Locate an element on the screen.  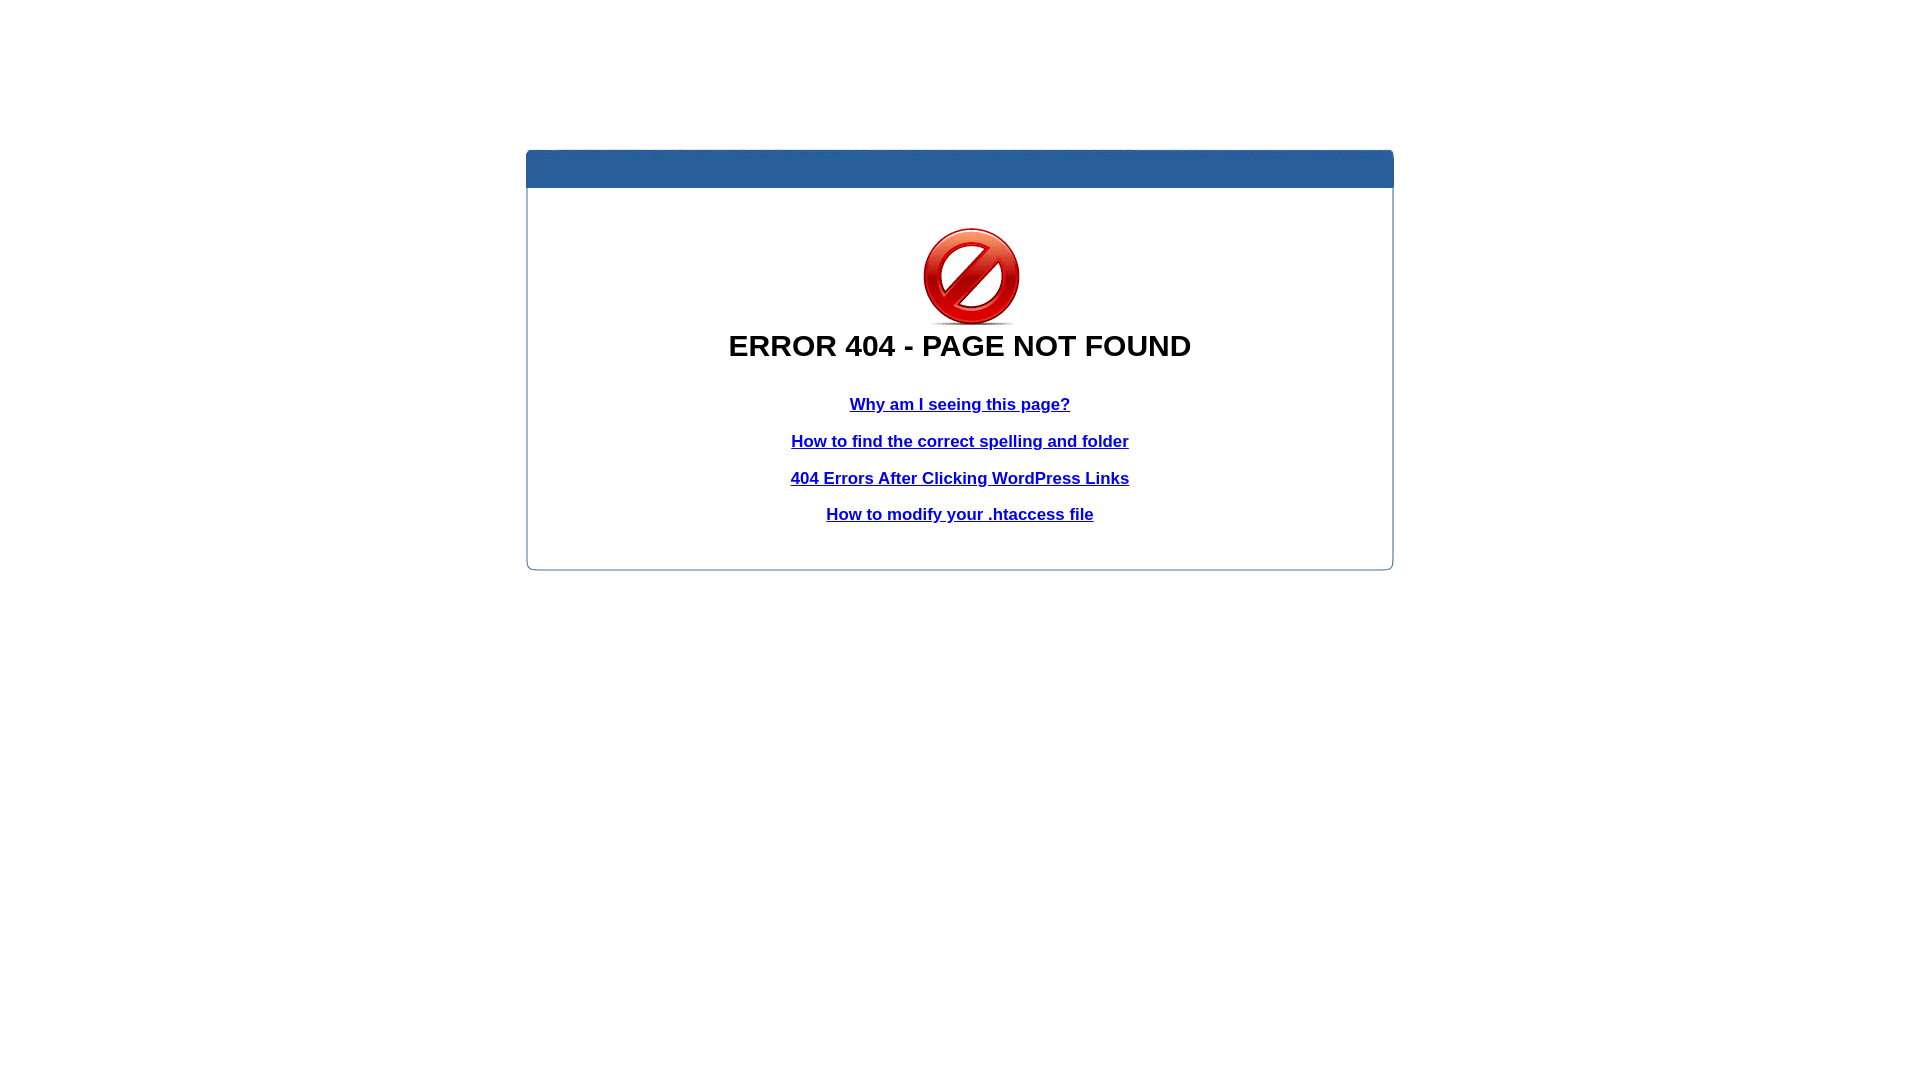
'Why am I seeing this page?' is located at coordinates (960, 404).